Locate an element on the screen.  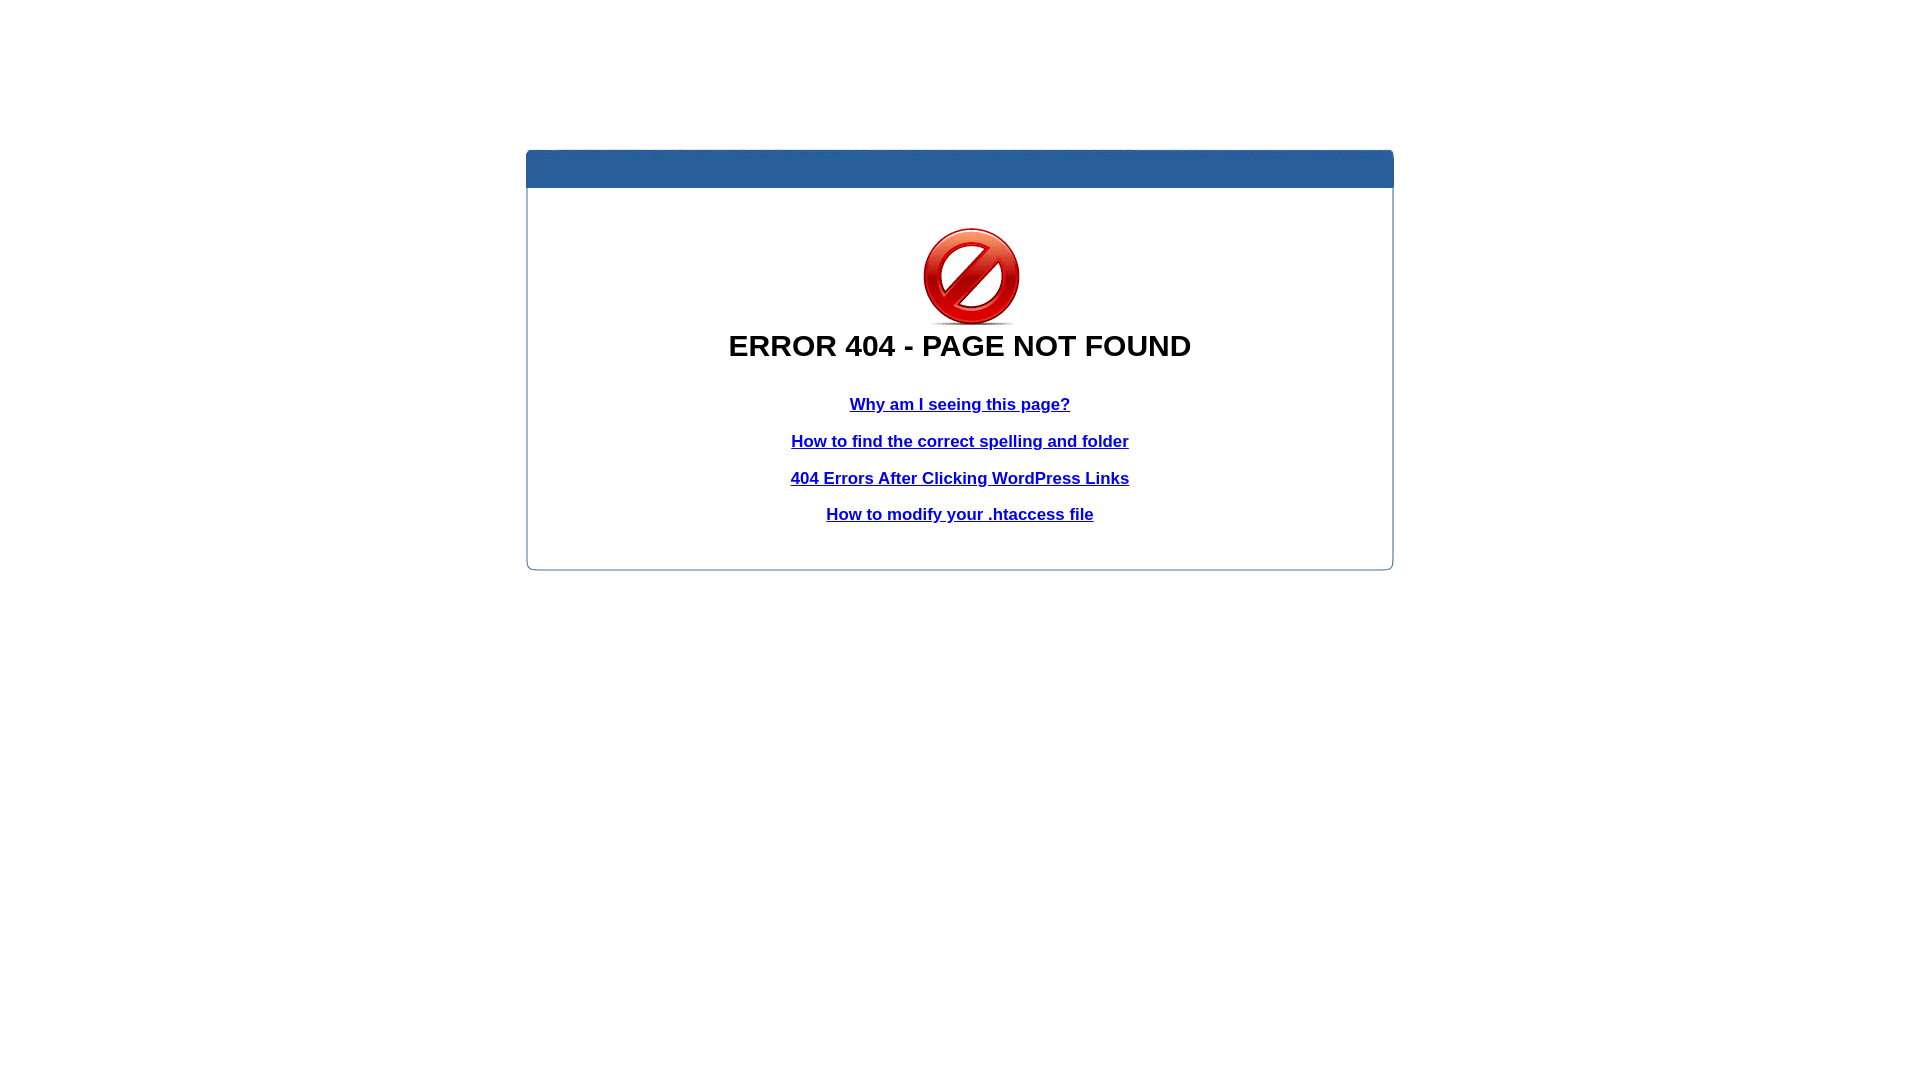
'Why am I seeing this page?' is located at coordinates (960, 404).